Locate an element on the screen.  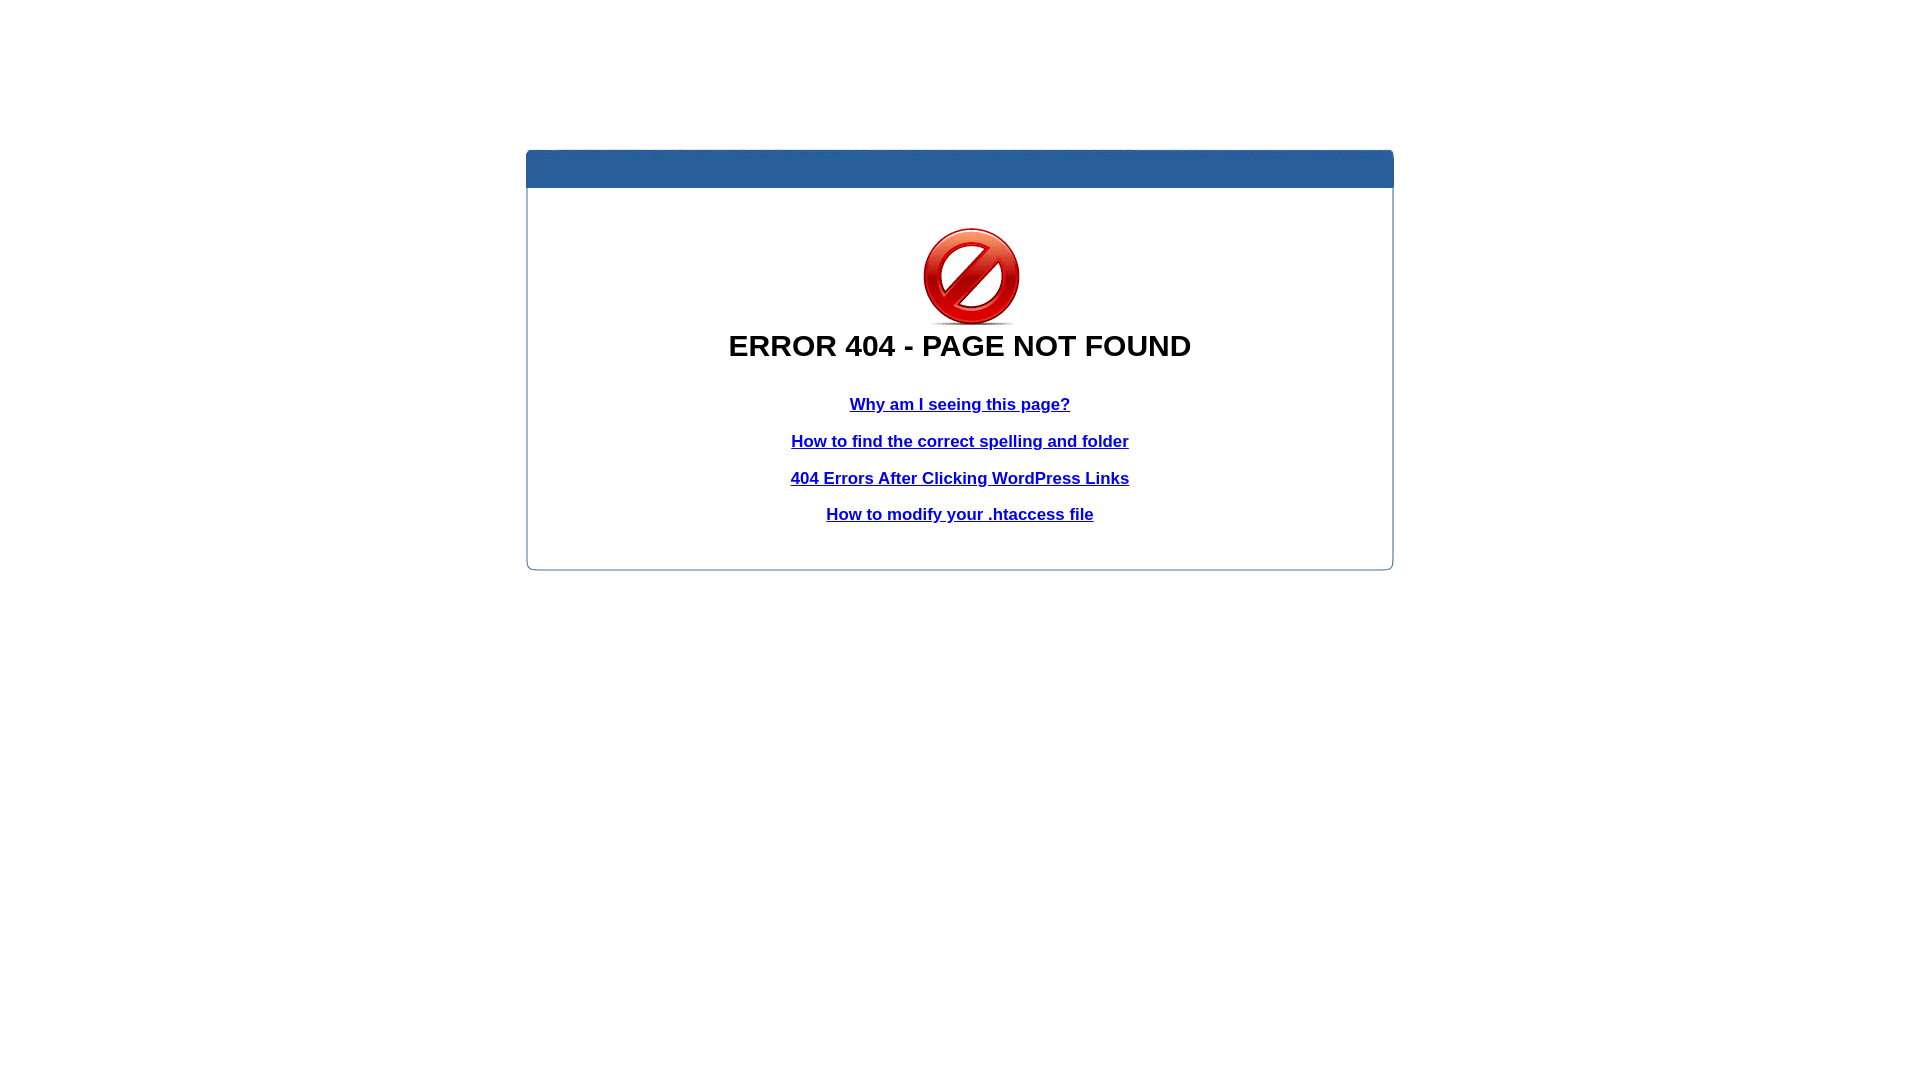
'Why am I seeing this page?' is located at coordinates (960, 404).